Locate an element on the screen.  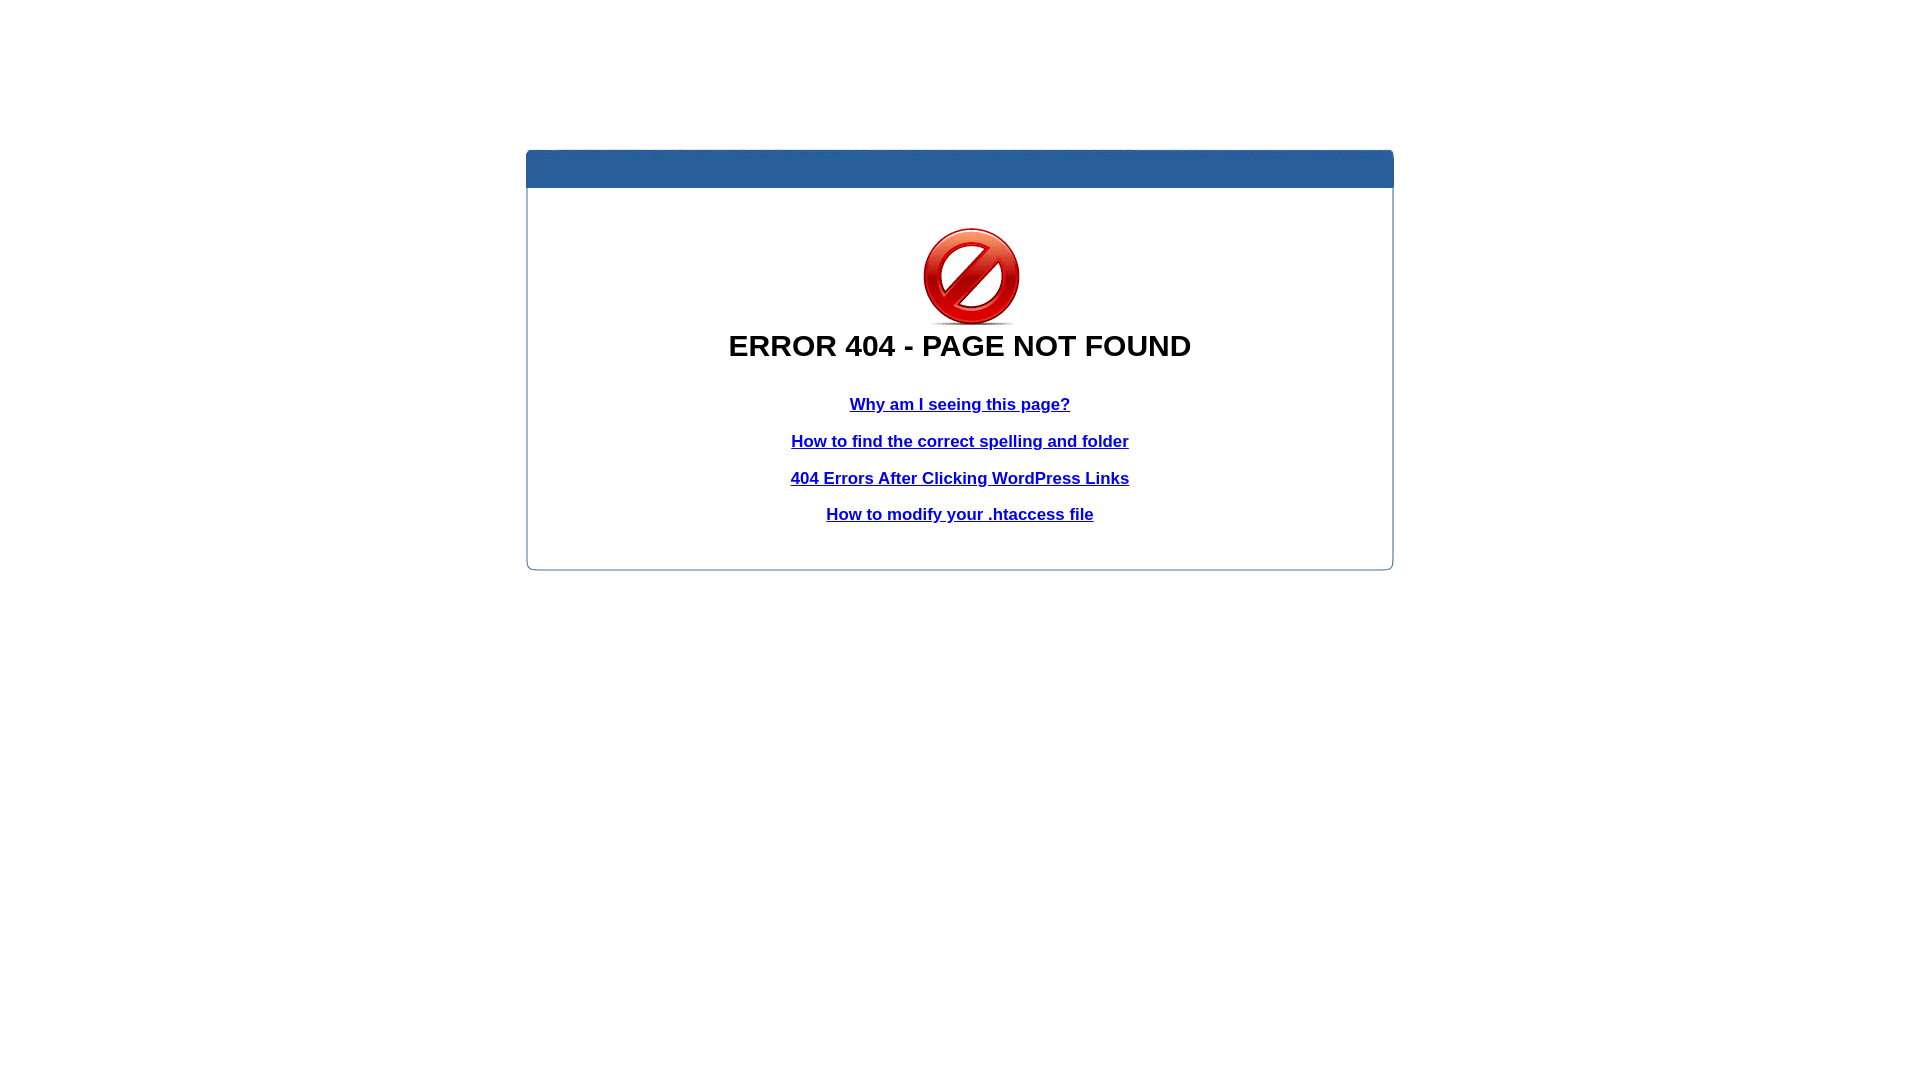
'Why am I seeing this page?' is located at coordinates (960, 404).